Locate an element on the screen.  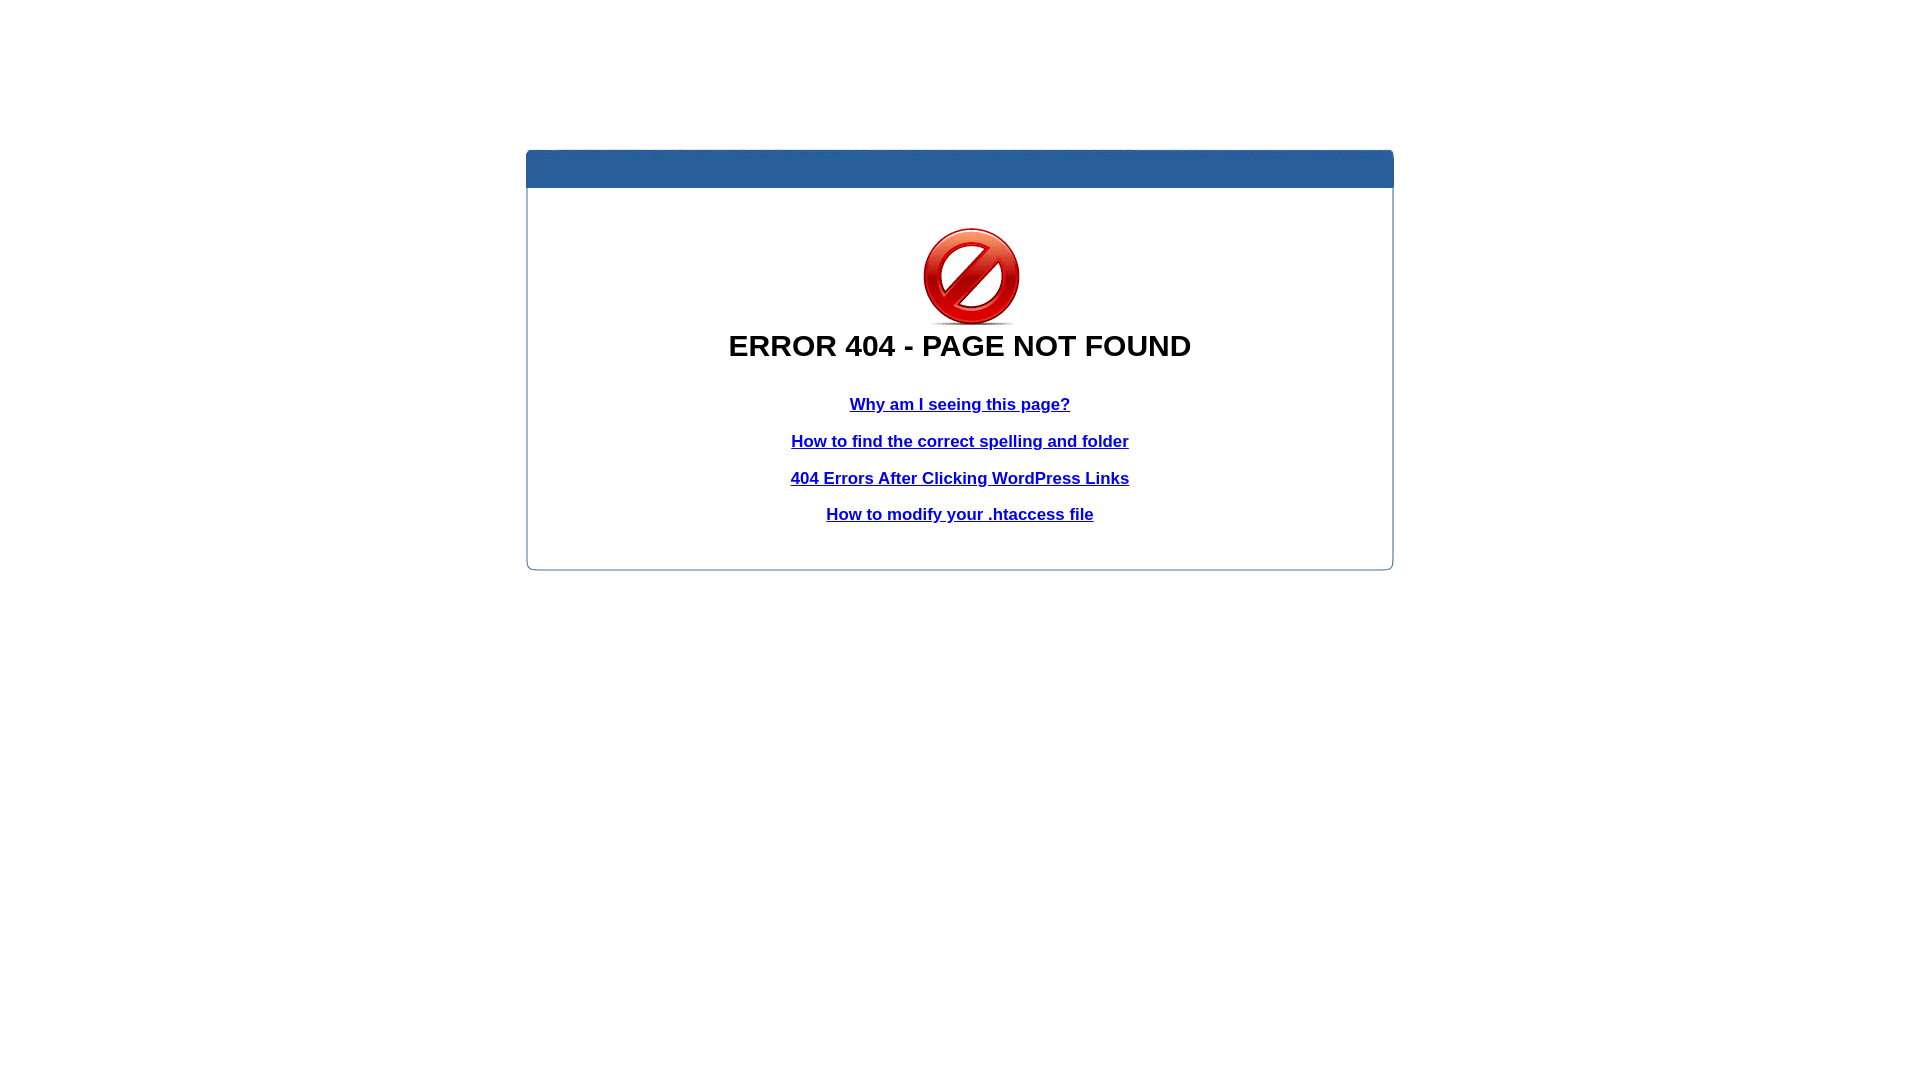
'Why am I seeing this page?' is located at coordinates (960, 404).